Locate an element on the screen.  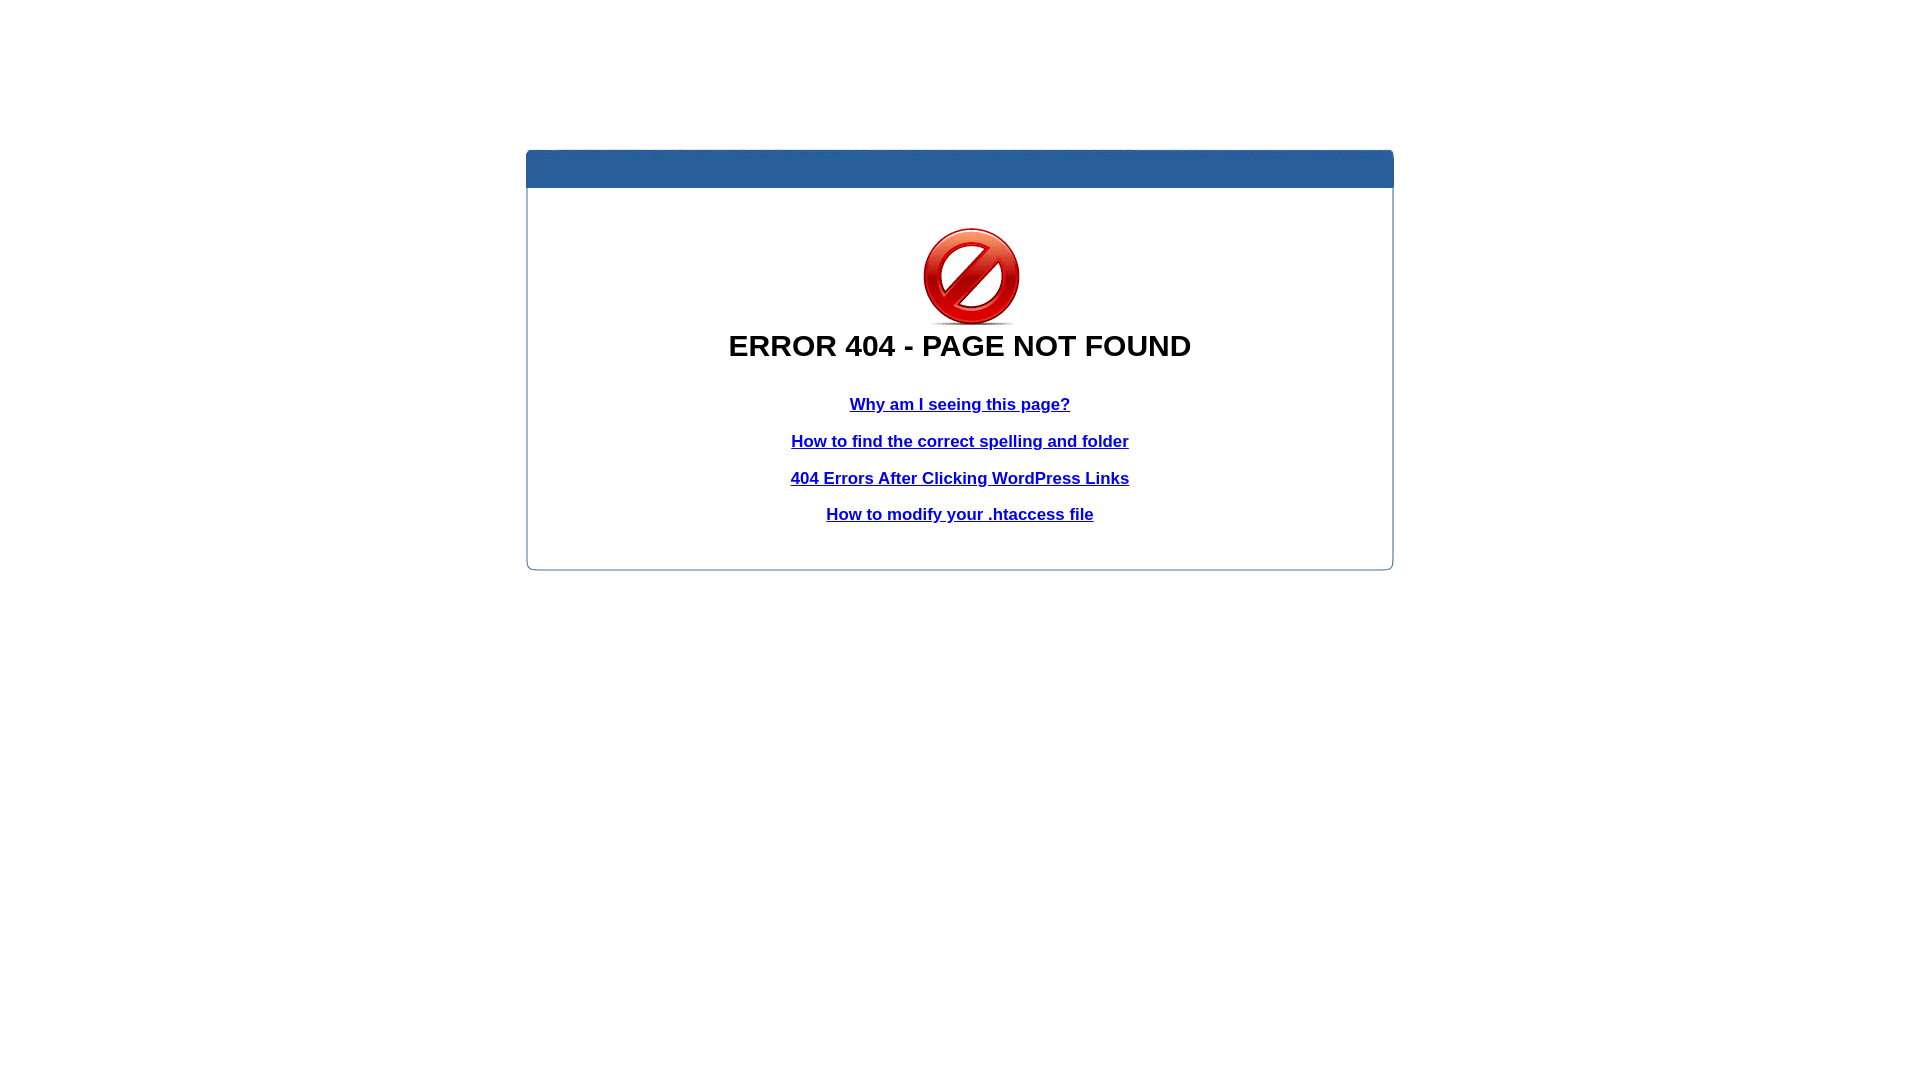
'Why am I seeing this page?' is located at coordinates (960, 404).